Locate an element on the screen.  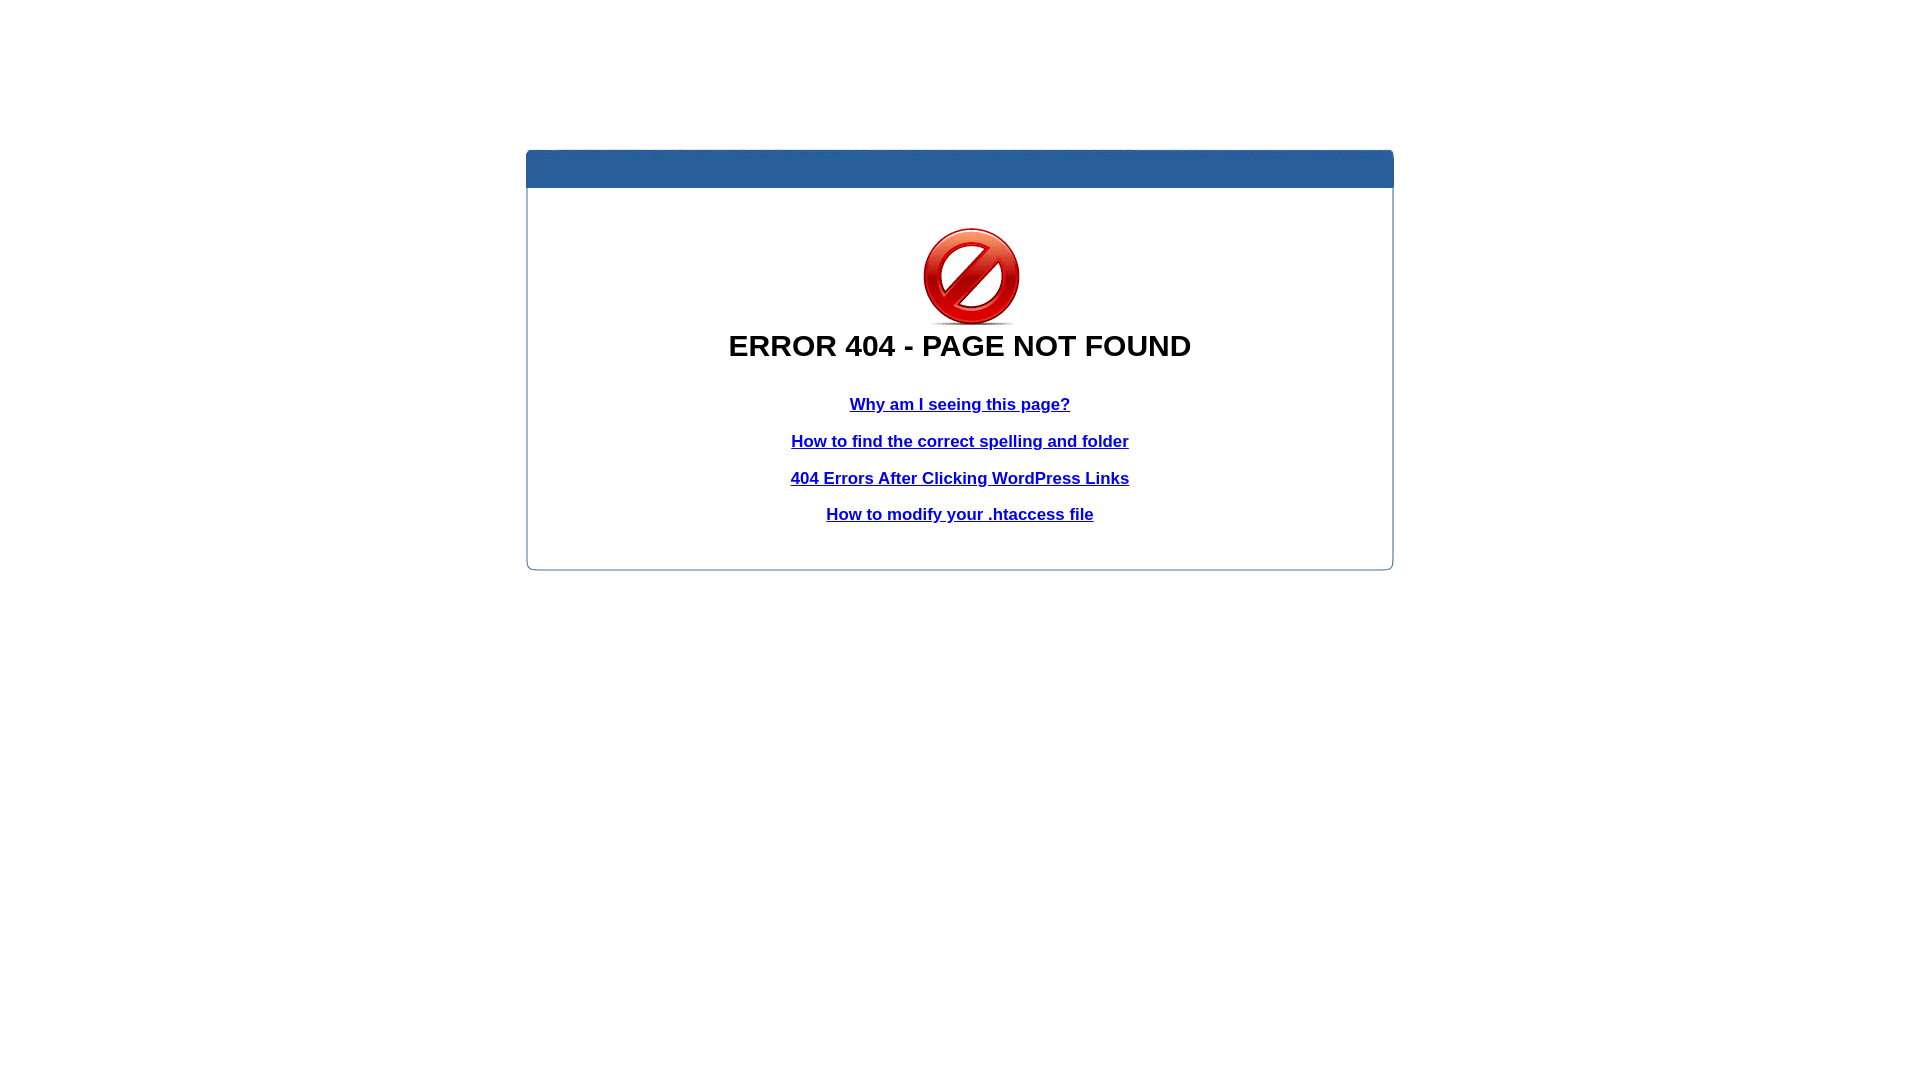
'Why am I seeing this page?' is located at coordinates (960, 404).